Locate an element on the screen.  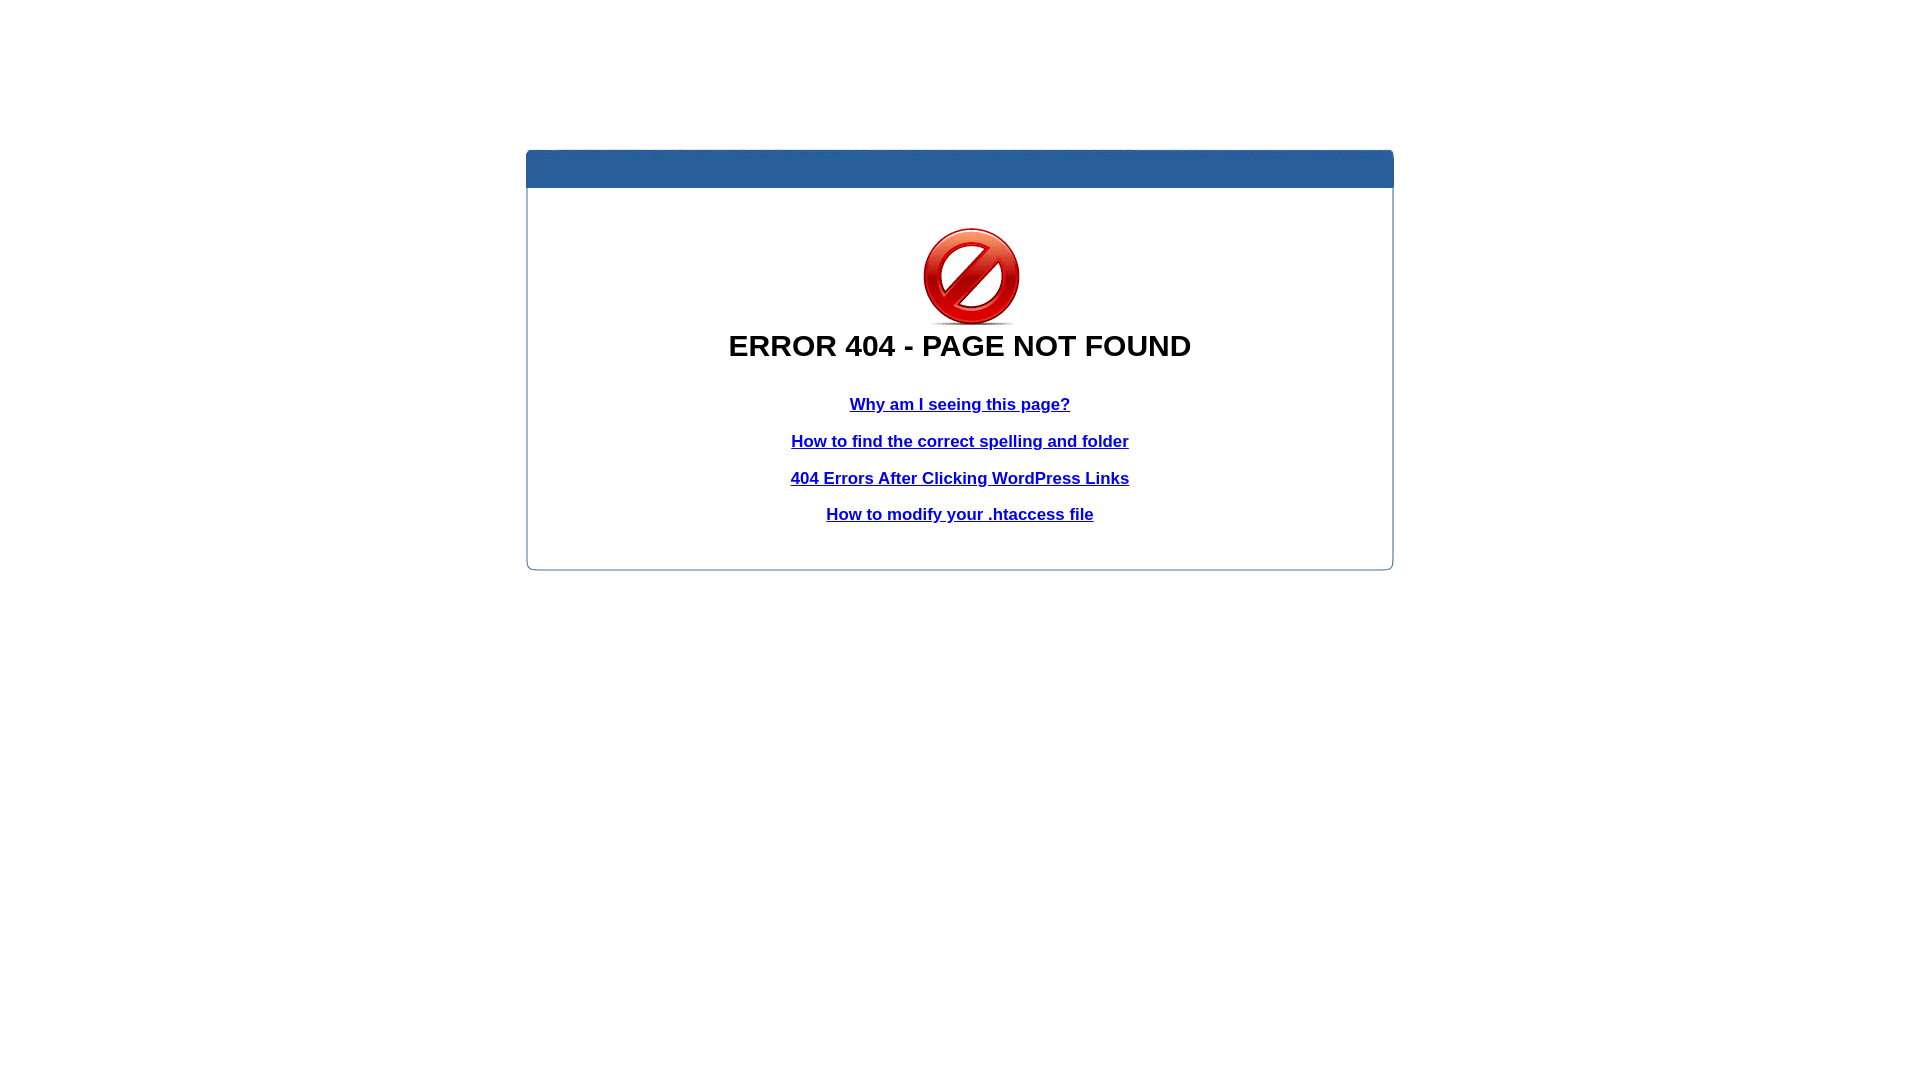
'Why am I seeing this page?' is located at coordinates (960, 404).